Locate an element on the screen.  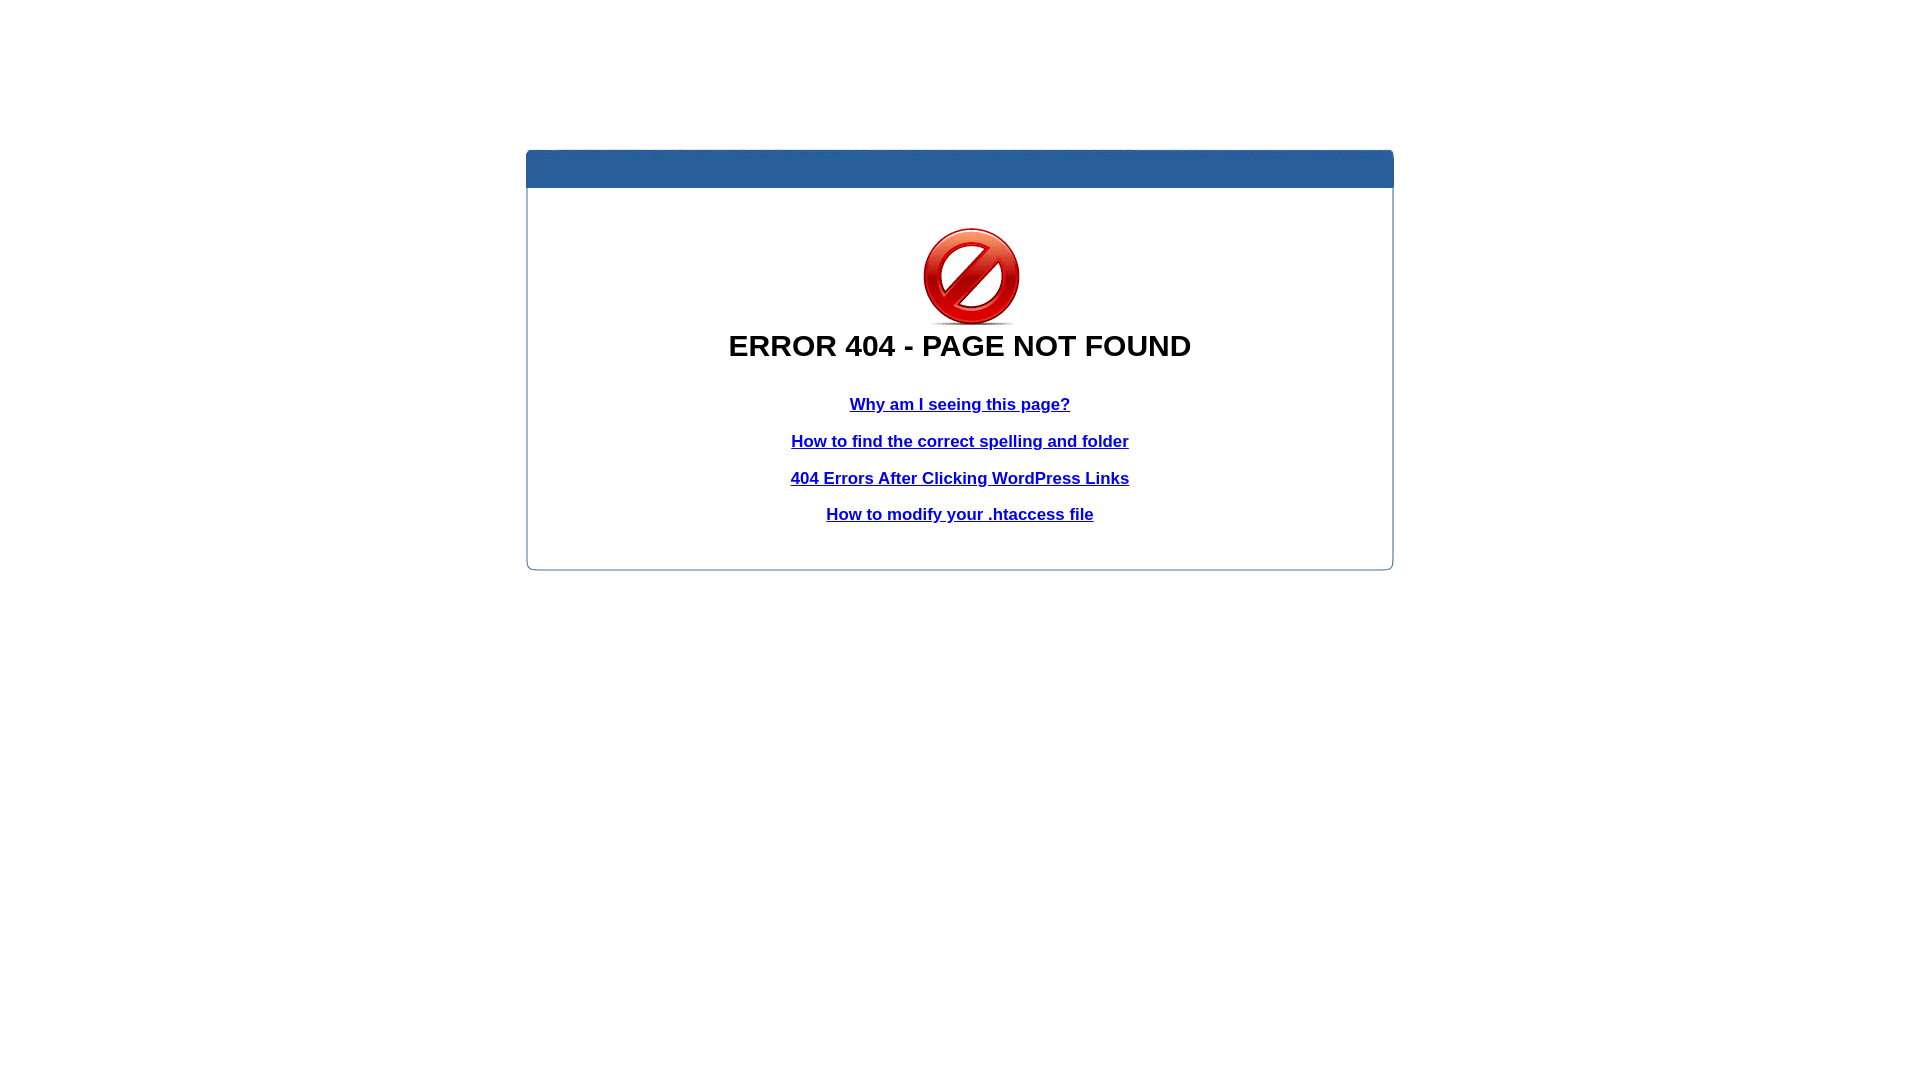
'Why am I seeing this page?' is located at coordinates (960, 404).